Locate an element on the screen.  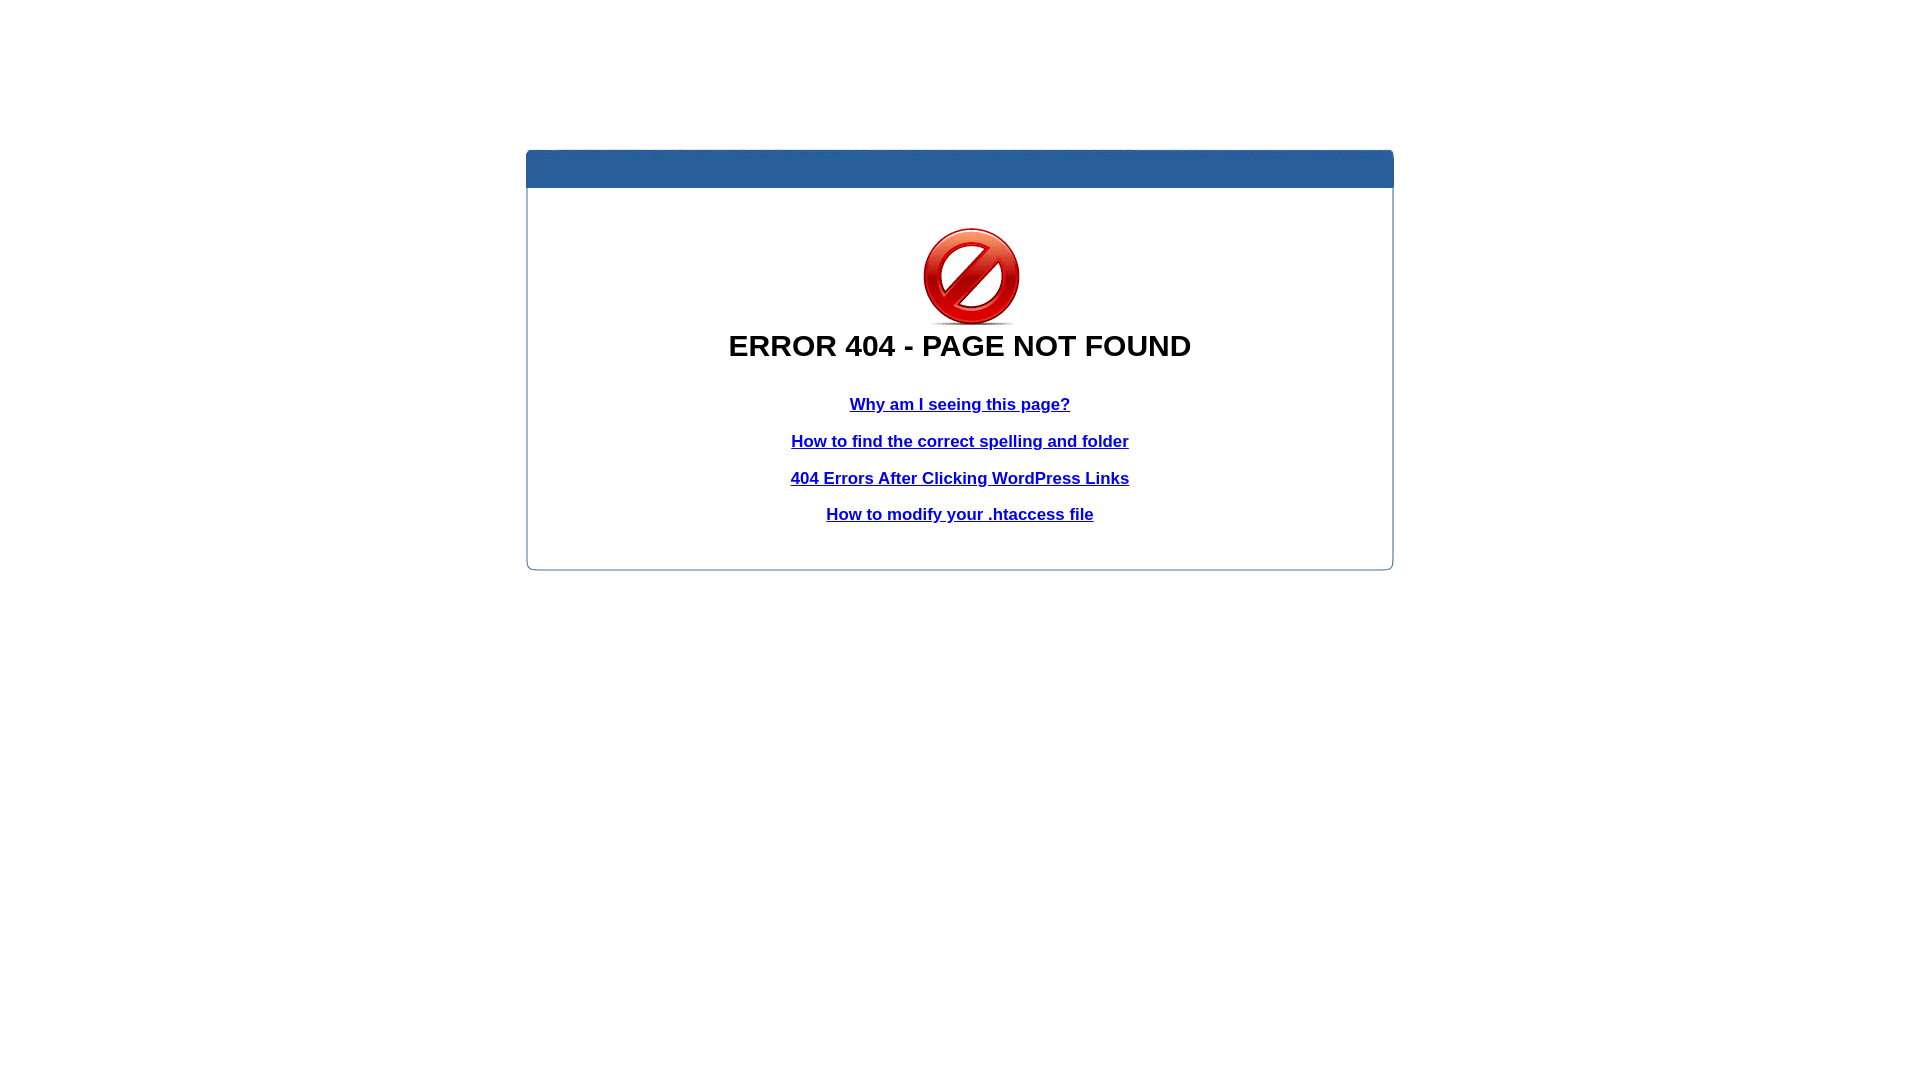
'Why am I seeing this page?' is located at coordinates (960, 404).